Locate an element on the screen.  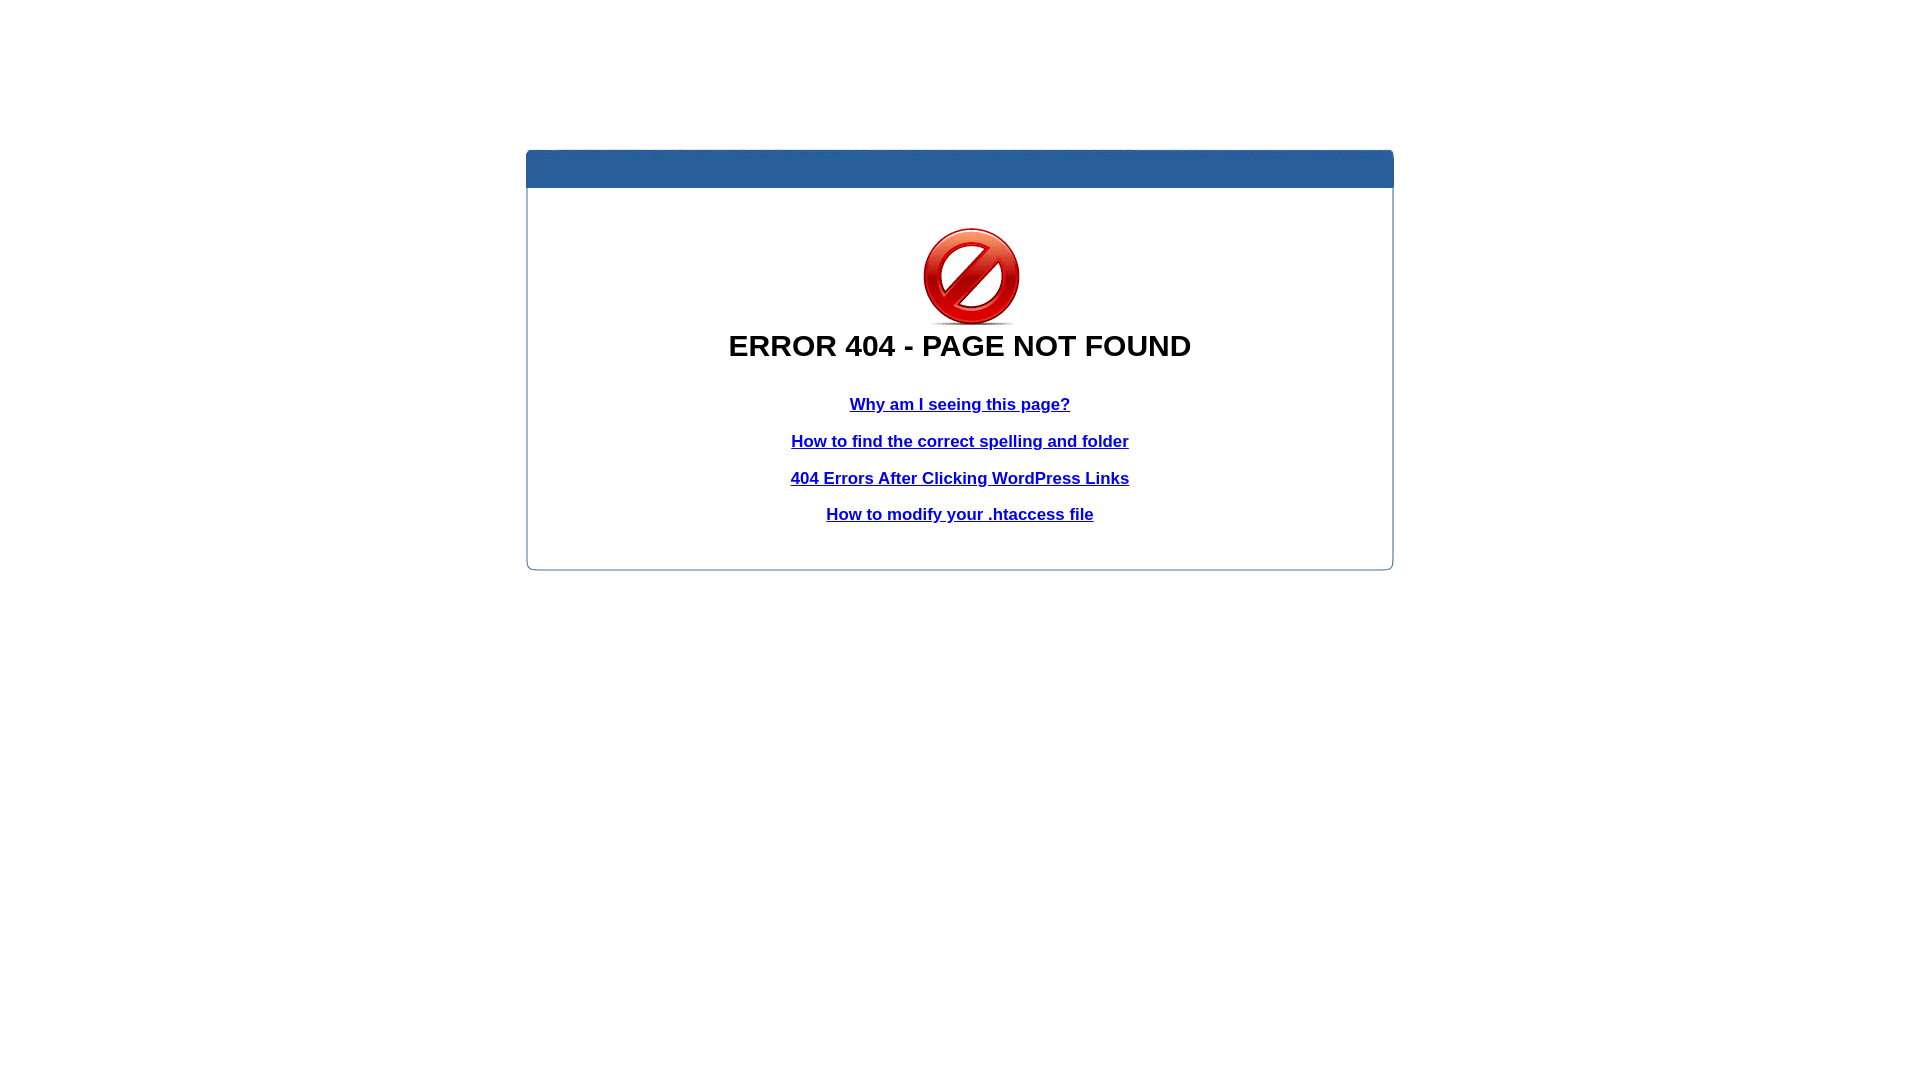
'Why am I seeing this page?' is located at coordinates (960, 404).